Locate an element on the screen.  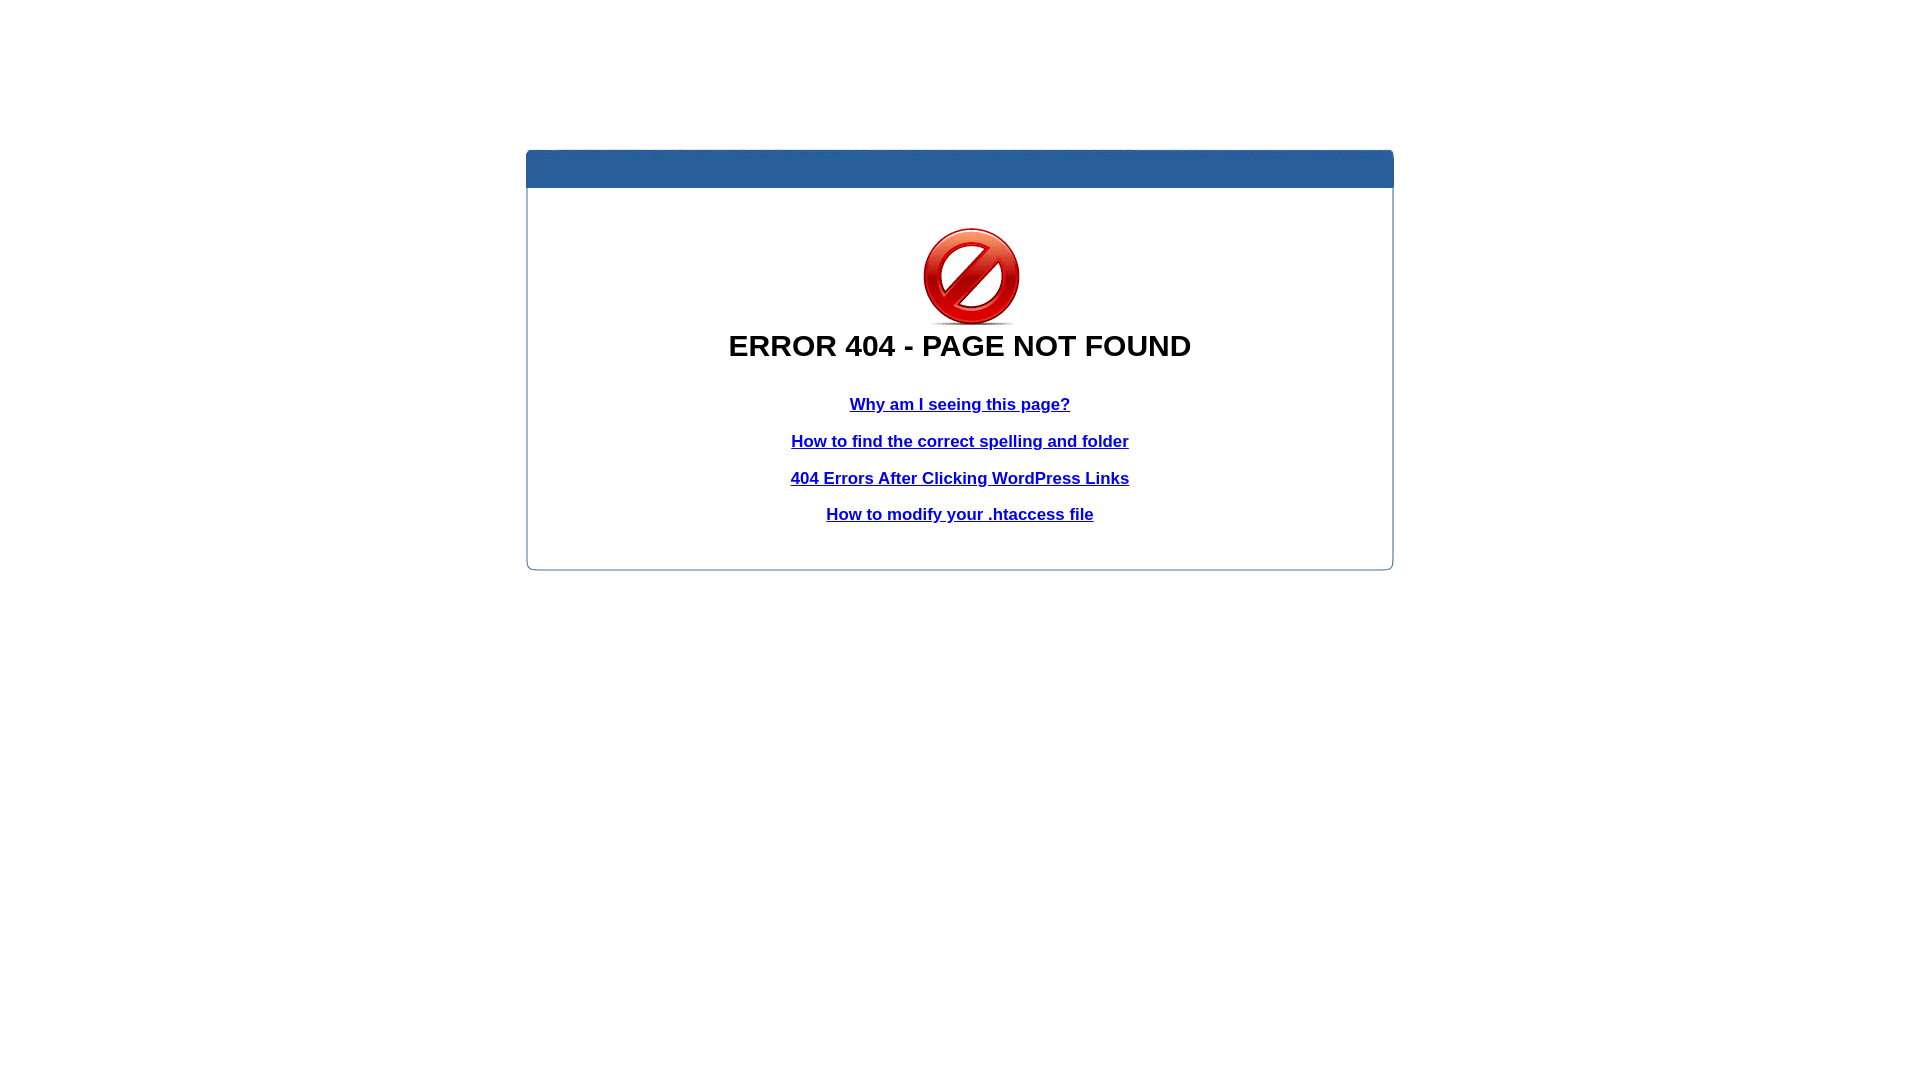
'Why am I seeing this page?' is located at coordinates (960, 404).